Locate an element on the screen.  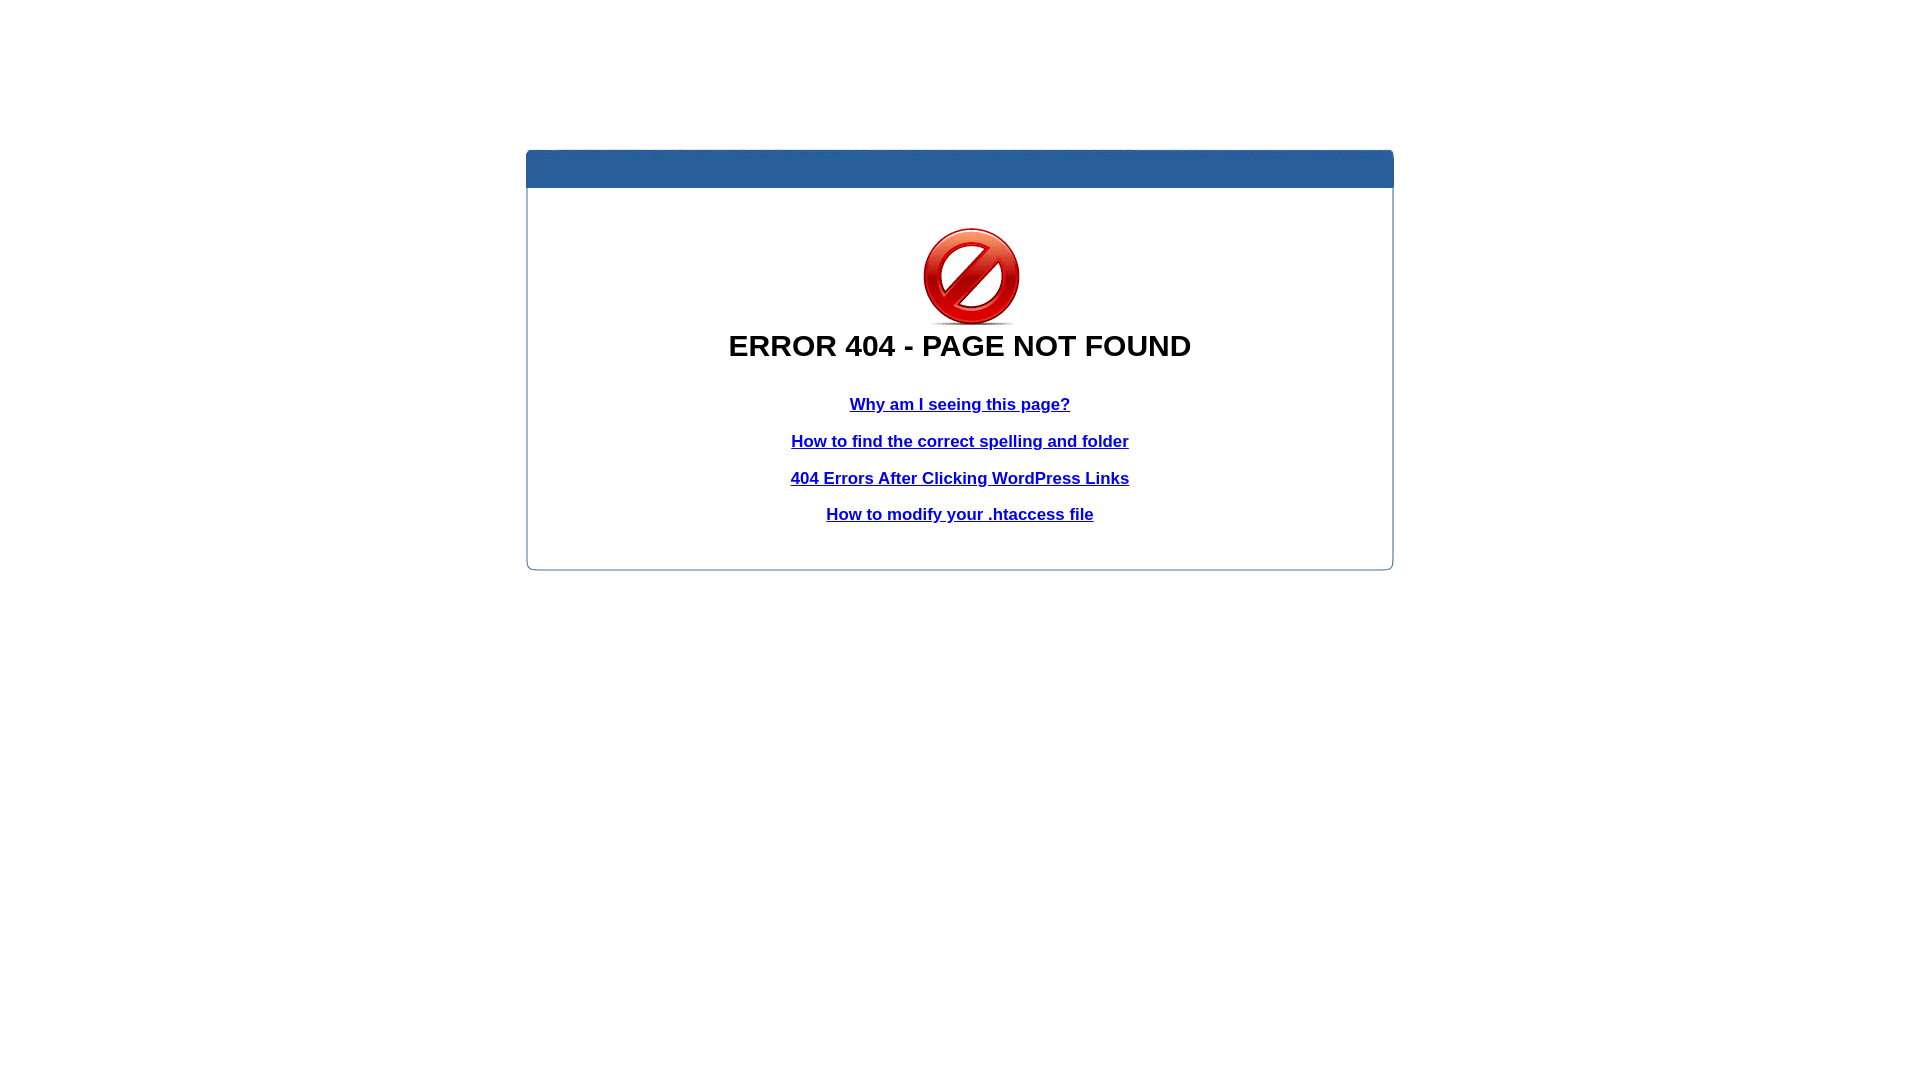
'Why am I seeing this page?' is located at coordinates (960, 404).